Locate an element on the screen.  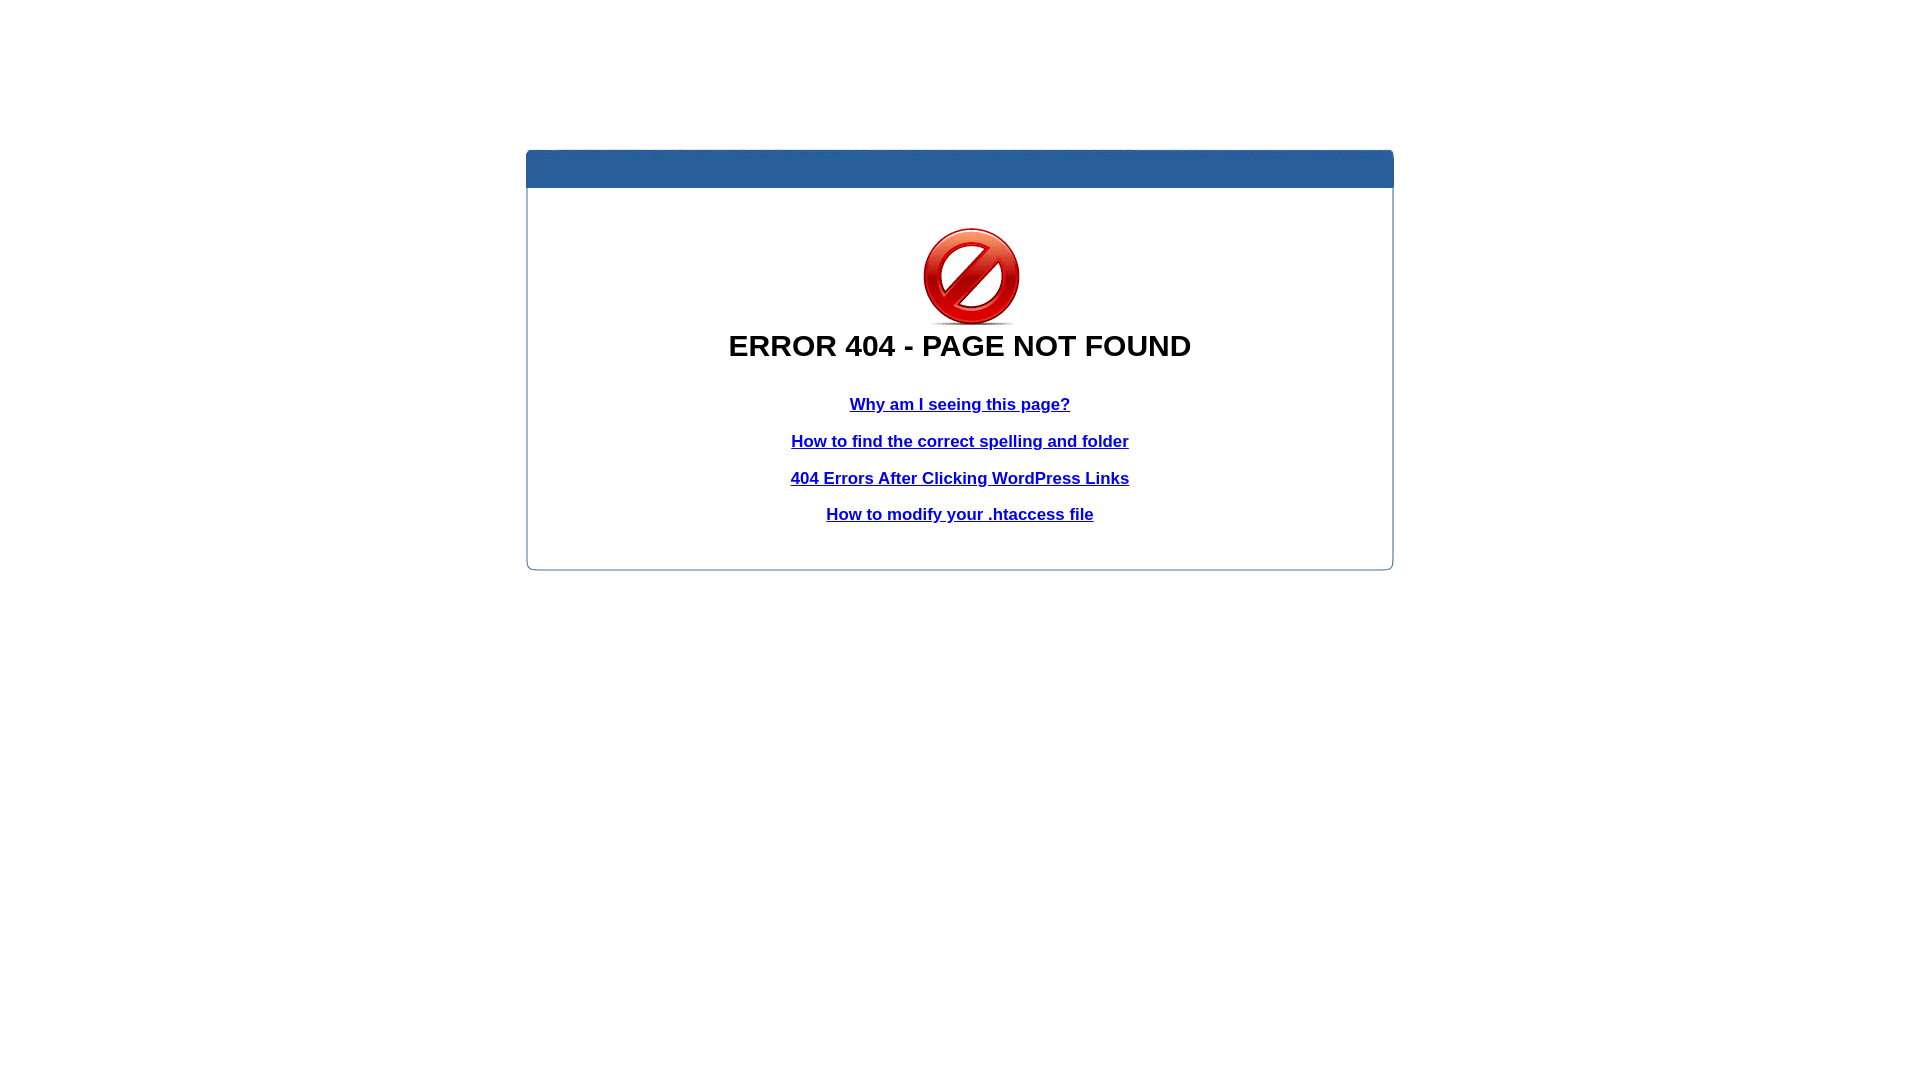
'Why am I seeing this page?' is located at coordinates (960, 404).